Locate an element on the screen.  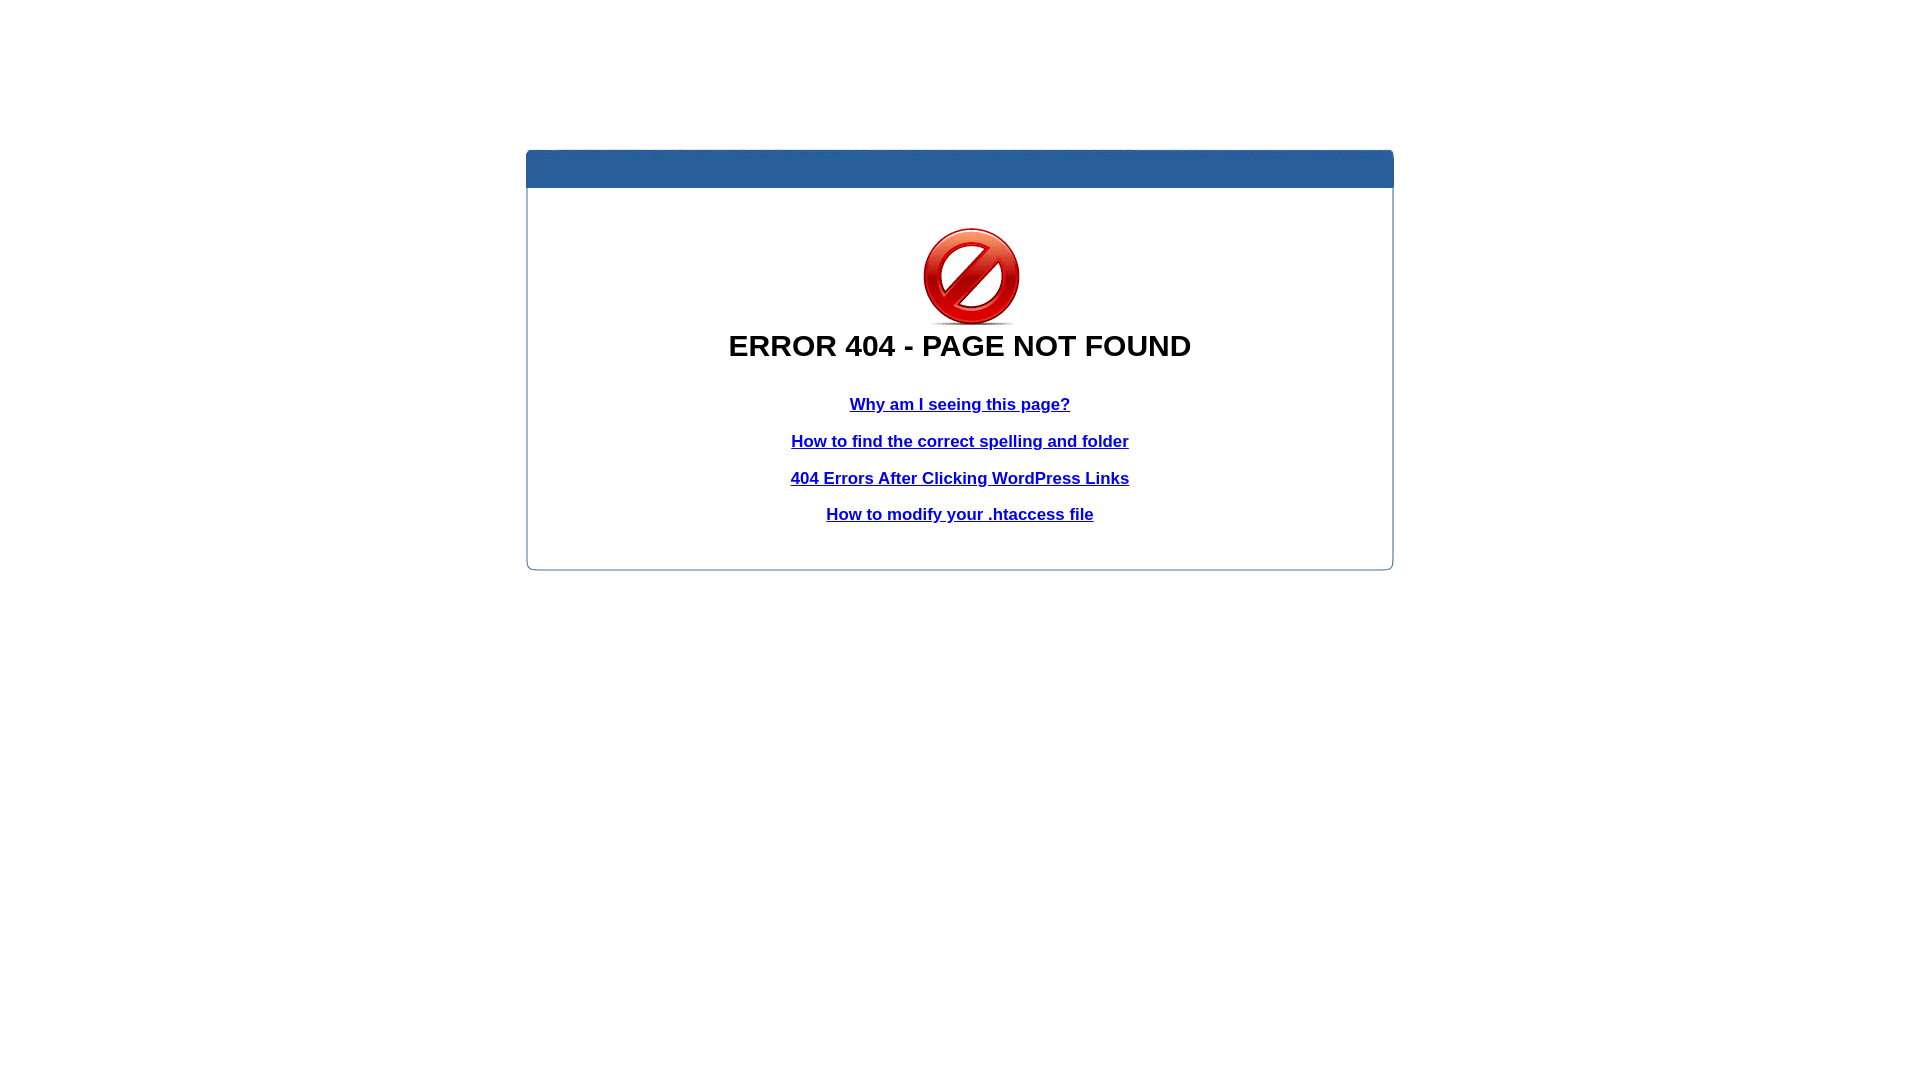
'Why am I seeing this page?' is located at coordinates (960, 404).